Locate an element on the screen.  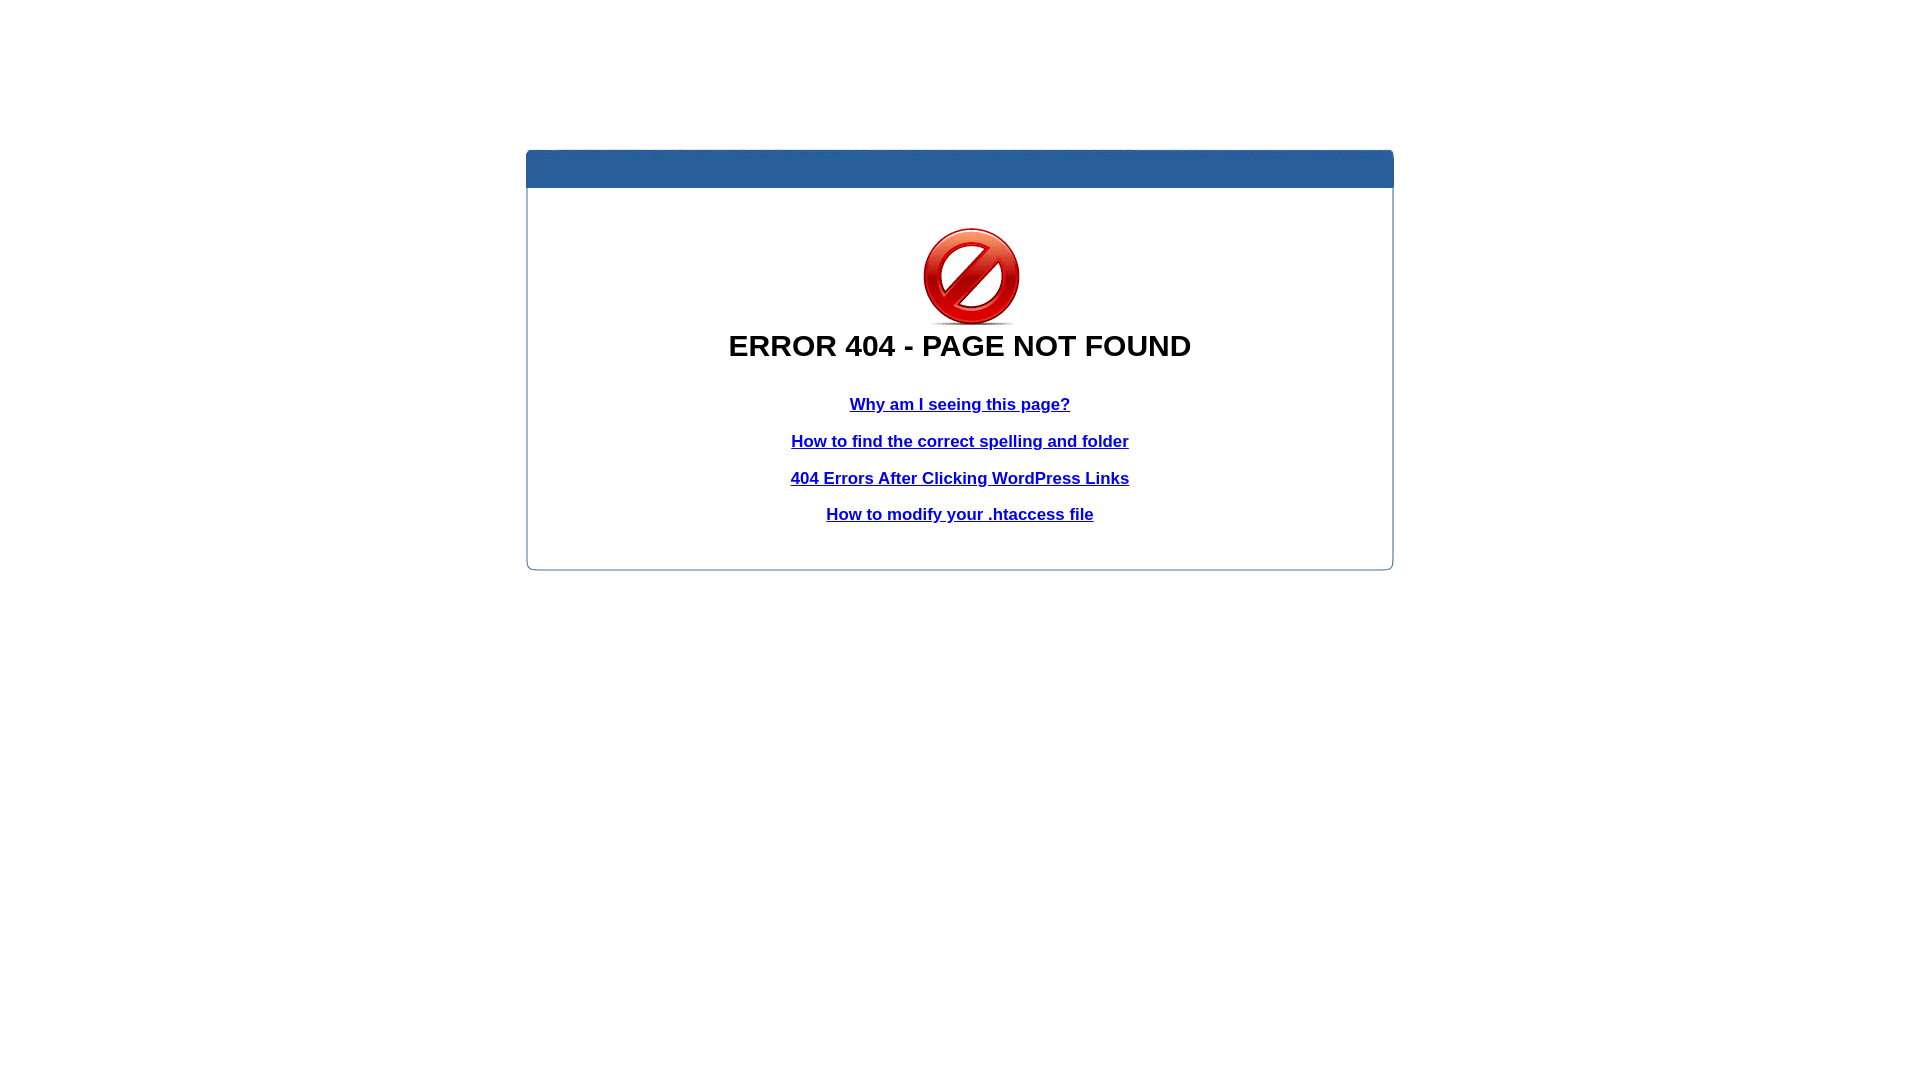
'Why am I seeing this page?' is located at coordinates (960, 404).